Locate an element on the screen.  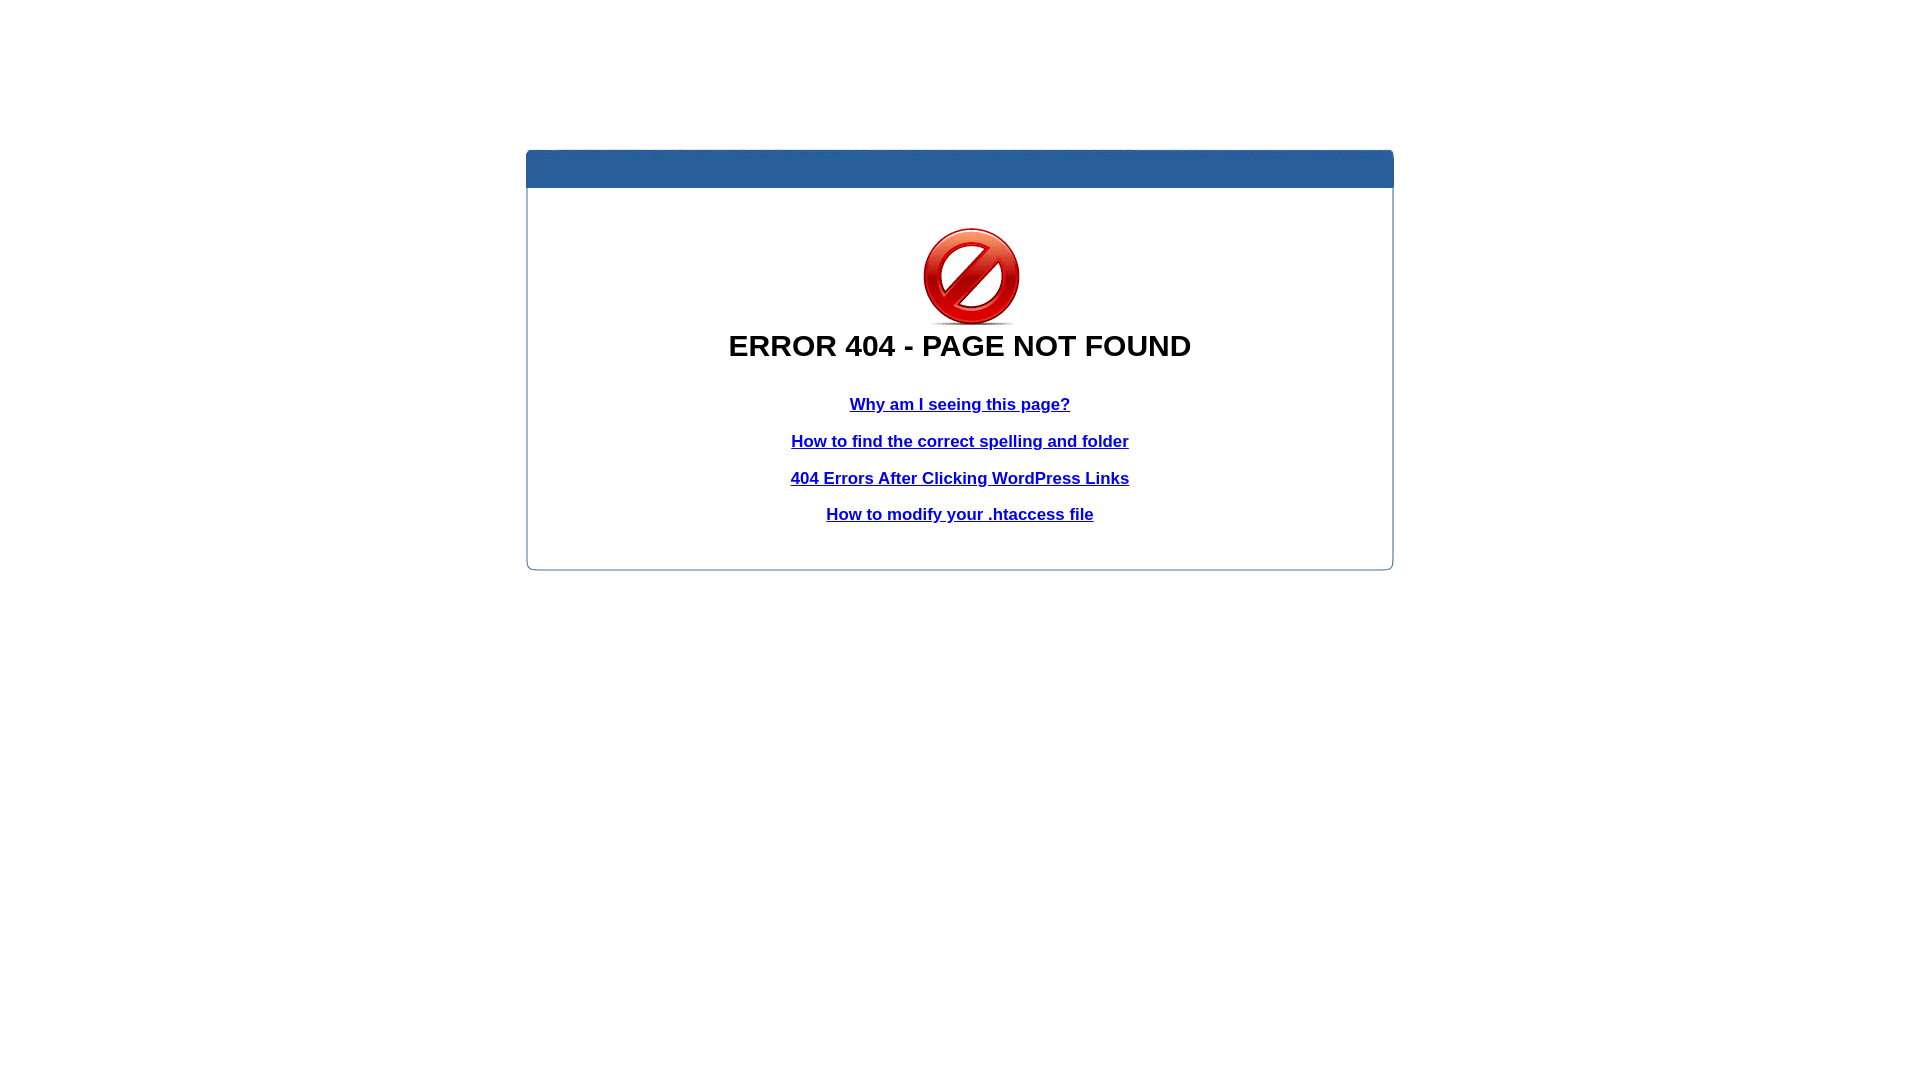
'Why am I seeing this page?' is located at coordinates (960, 404).